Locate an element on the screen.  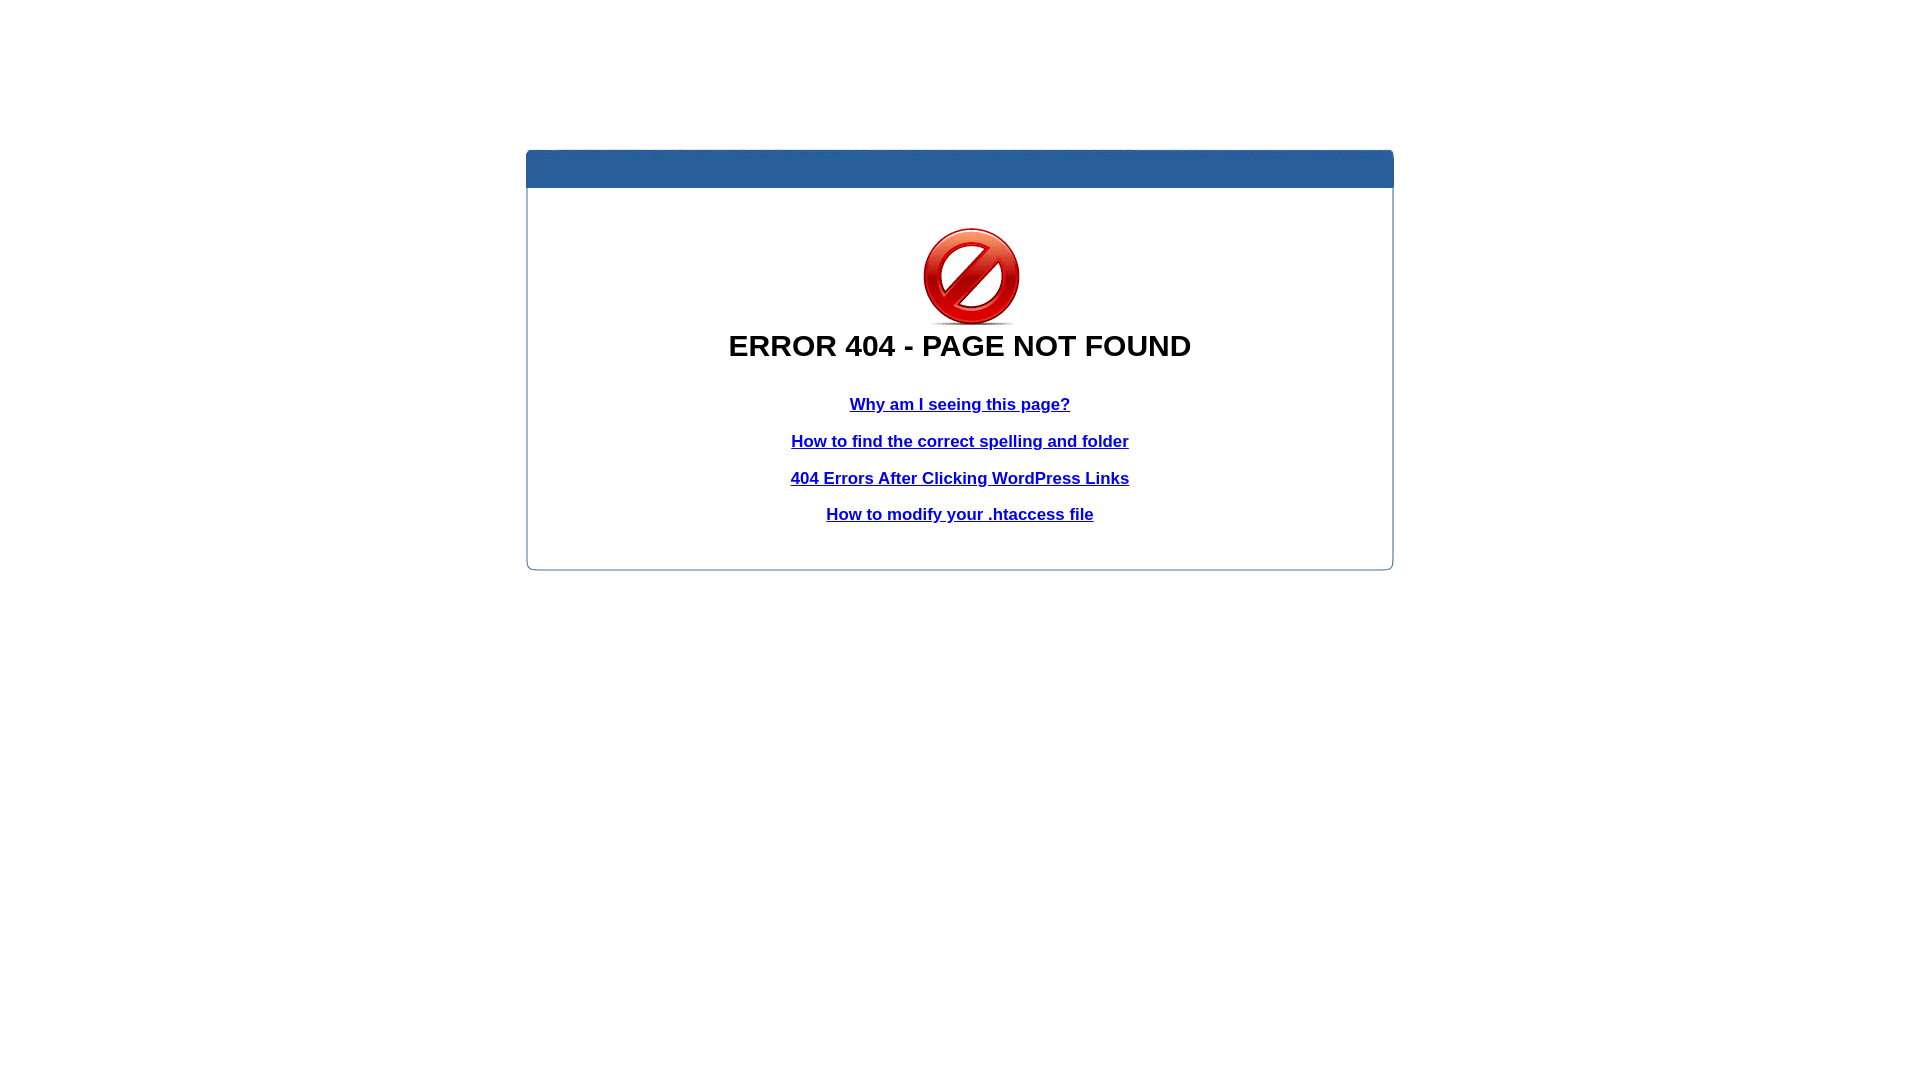
'Why am I seeing this page?' is located at coordinates (960, 404).